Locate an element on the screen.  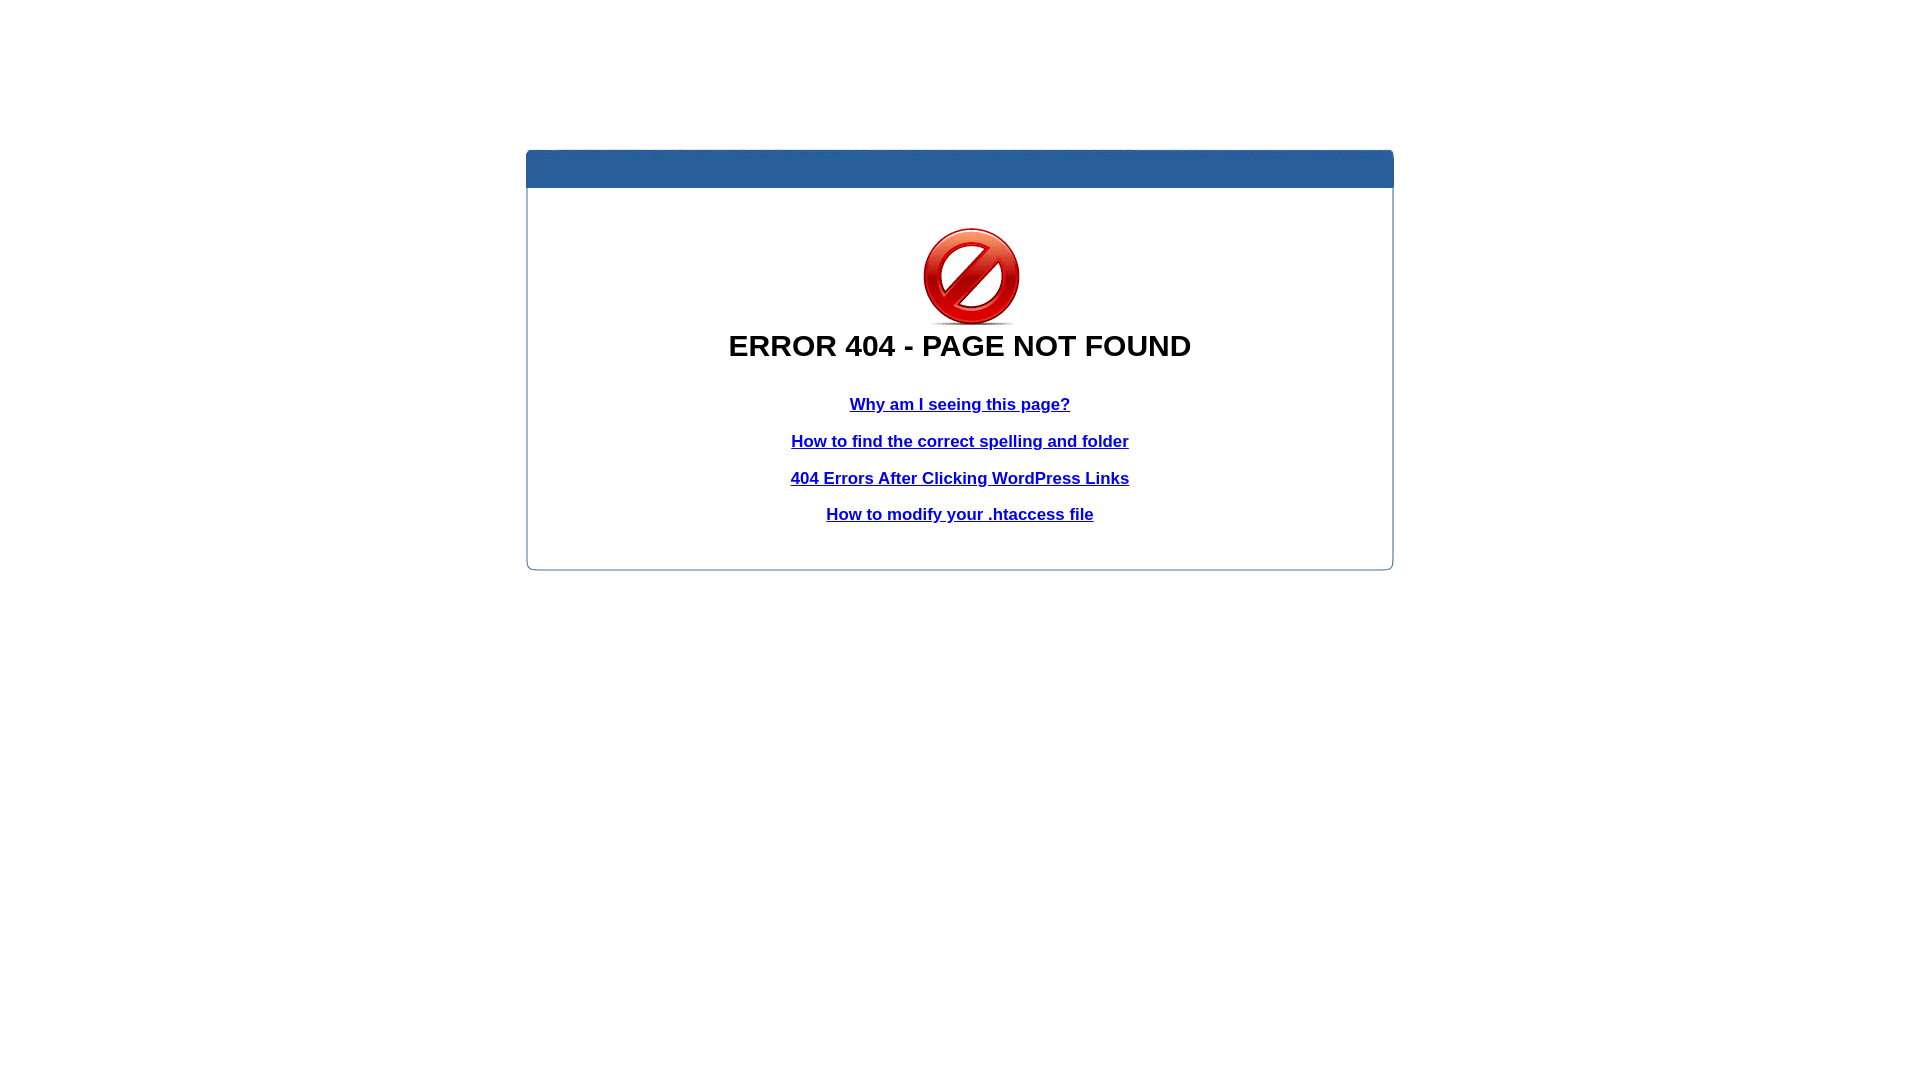
'Why am I seeing this page?' is located at coordinates (960, 404).